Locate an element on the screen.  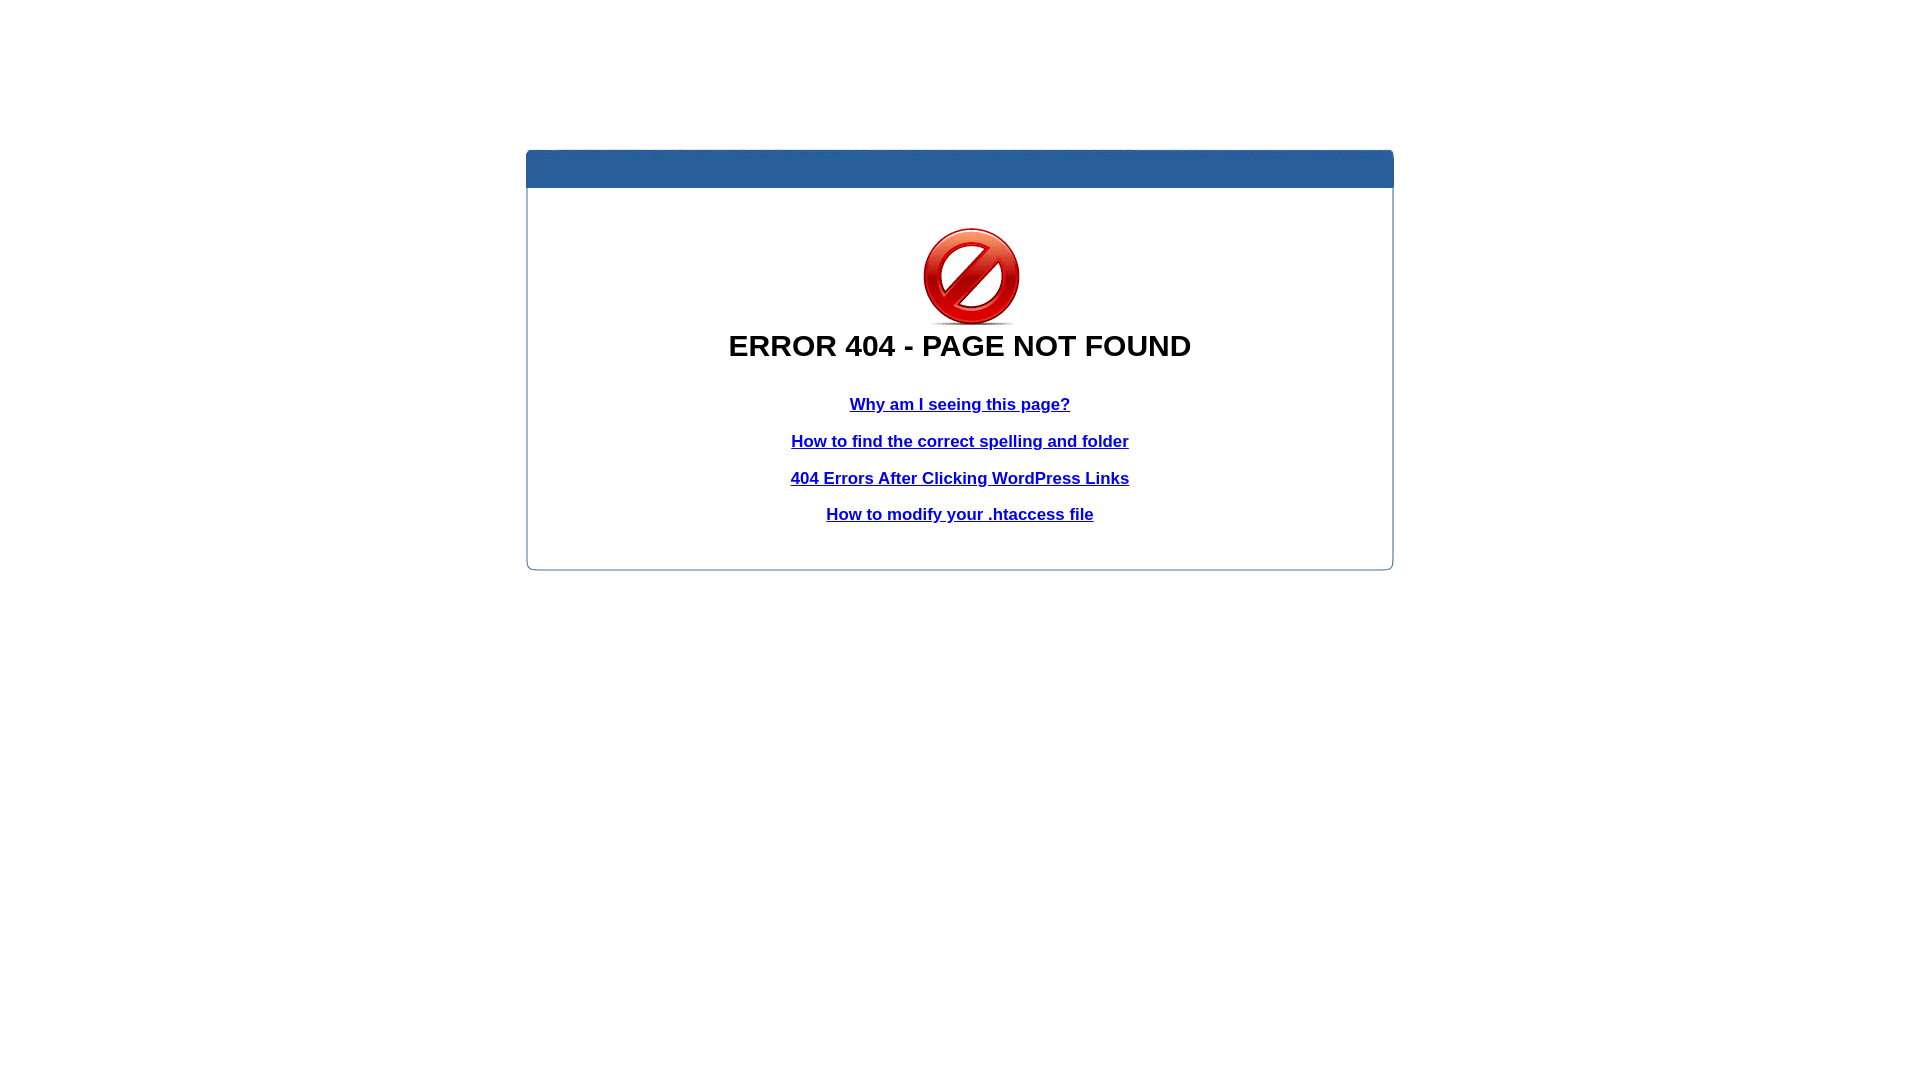
'Why am I seeing this page?' is located at coordinates (960, 404).